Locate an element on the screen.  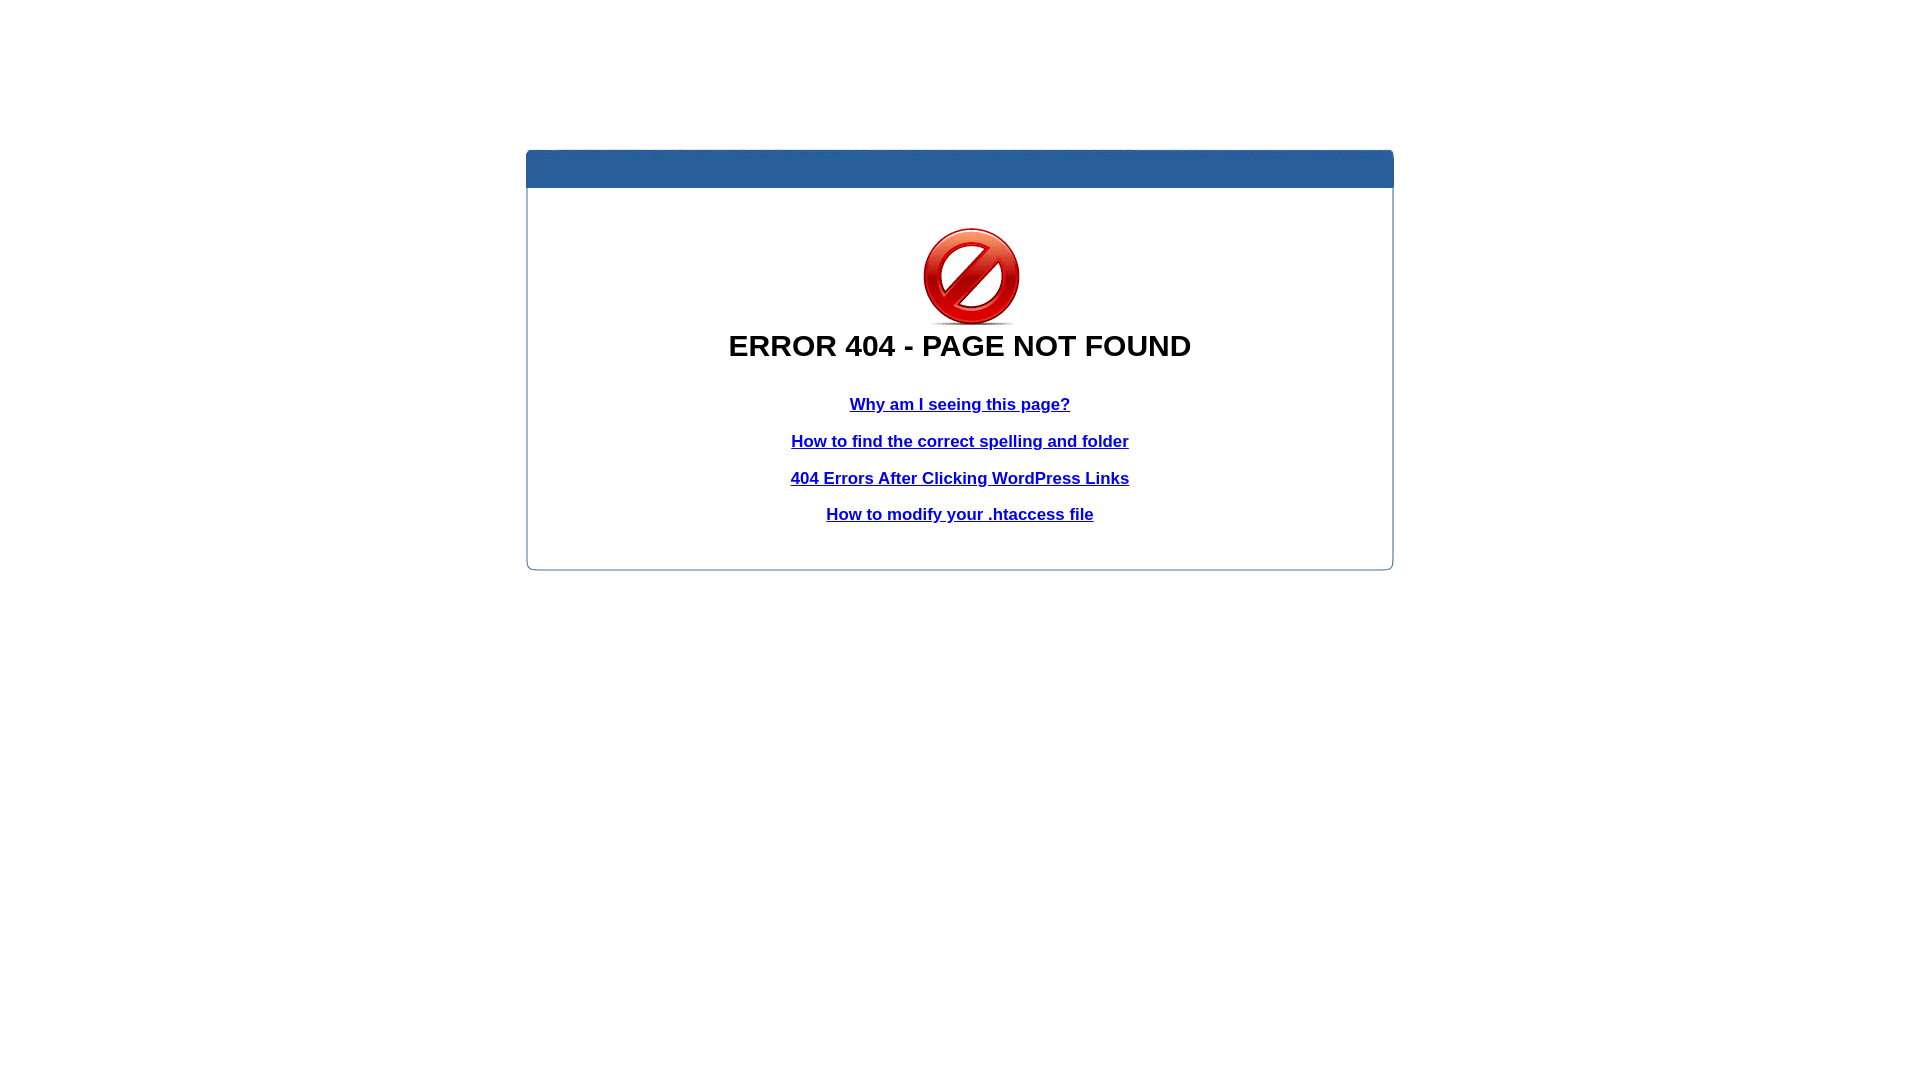
'Why am I seeing this page?' is located at coordinates (960, 404).